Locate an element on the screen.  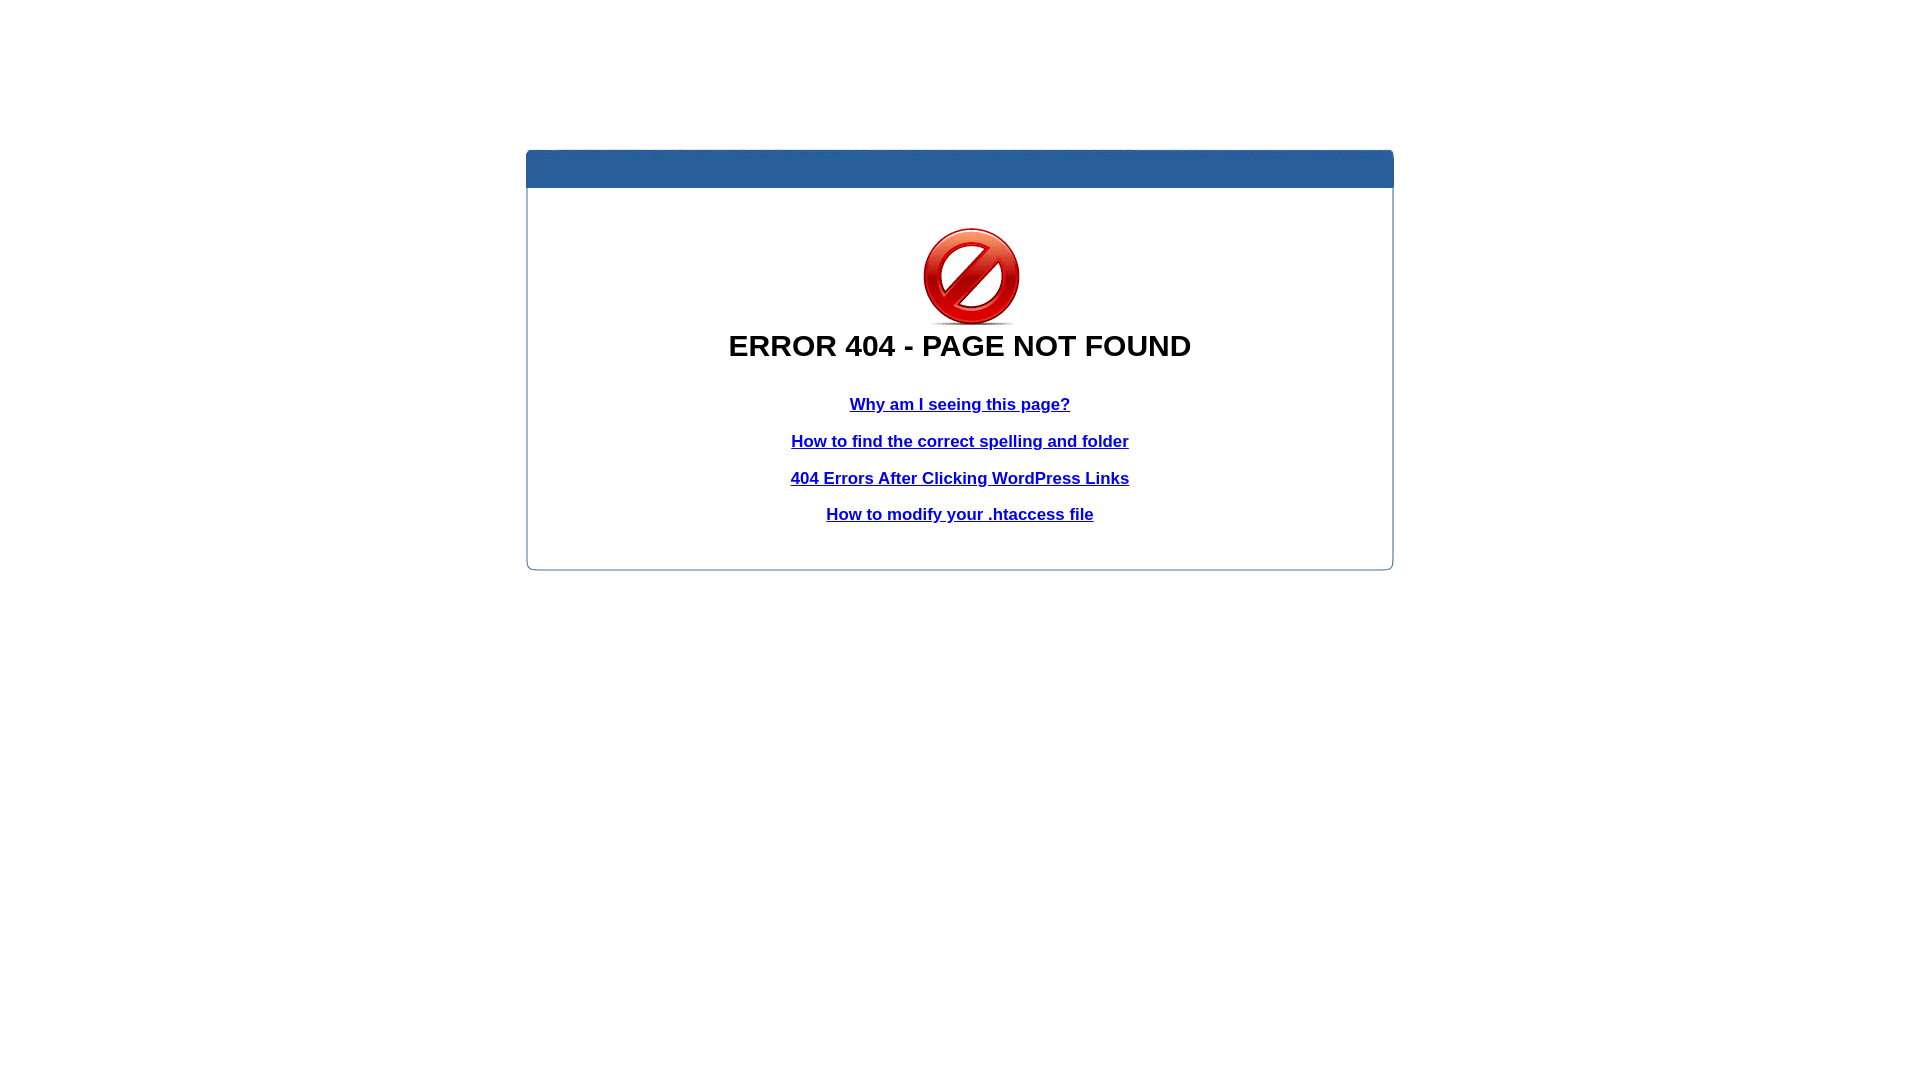
'Why am I seeing this page?' is located at coordinates (960, 404).